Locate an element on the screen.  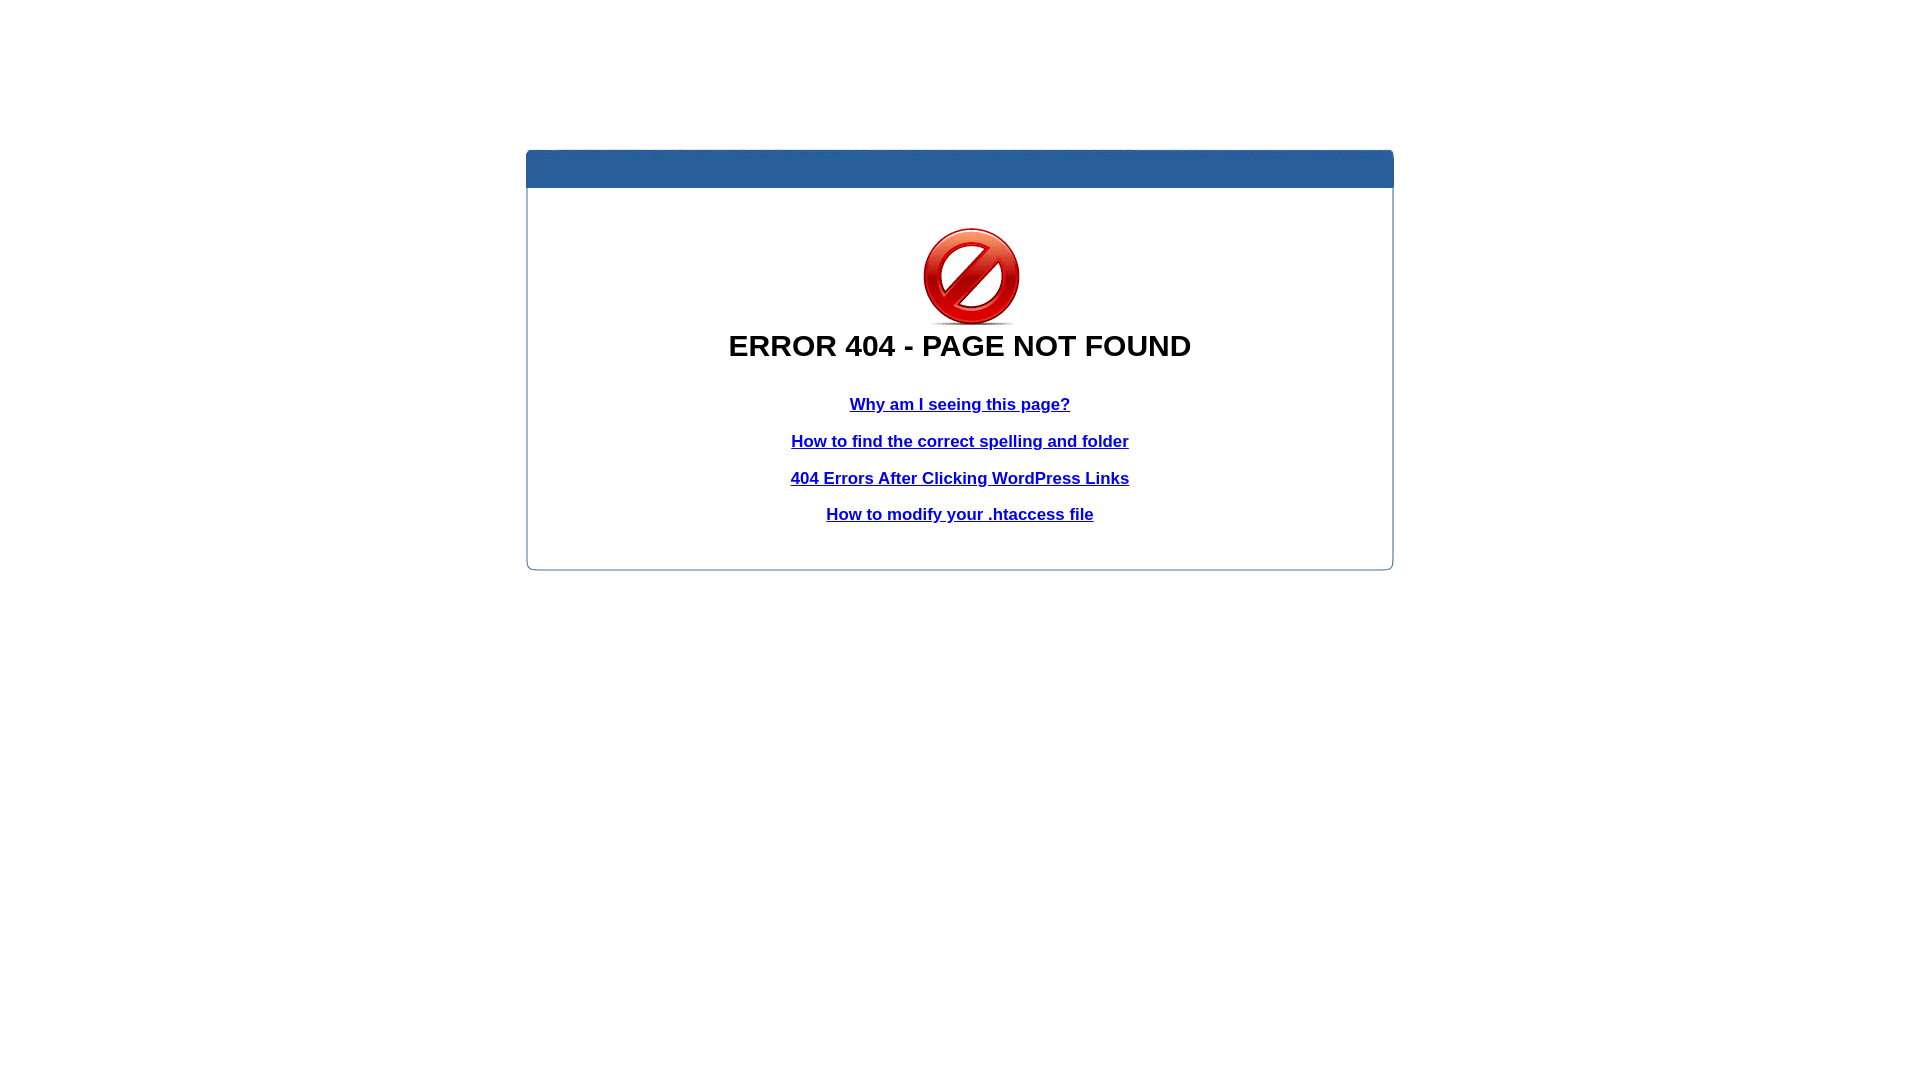
'Why am I seeing this page?' is located at coordinates (960, 404).